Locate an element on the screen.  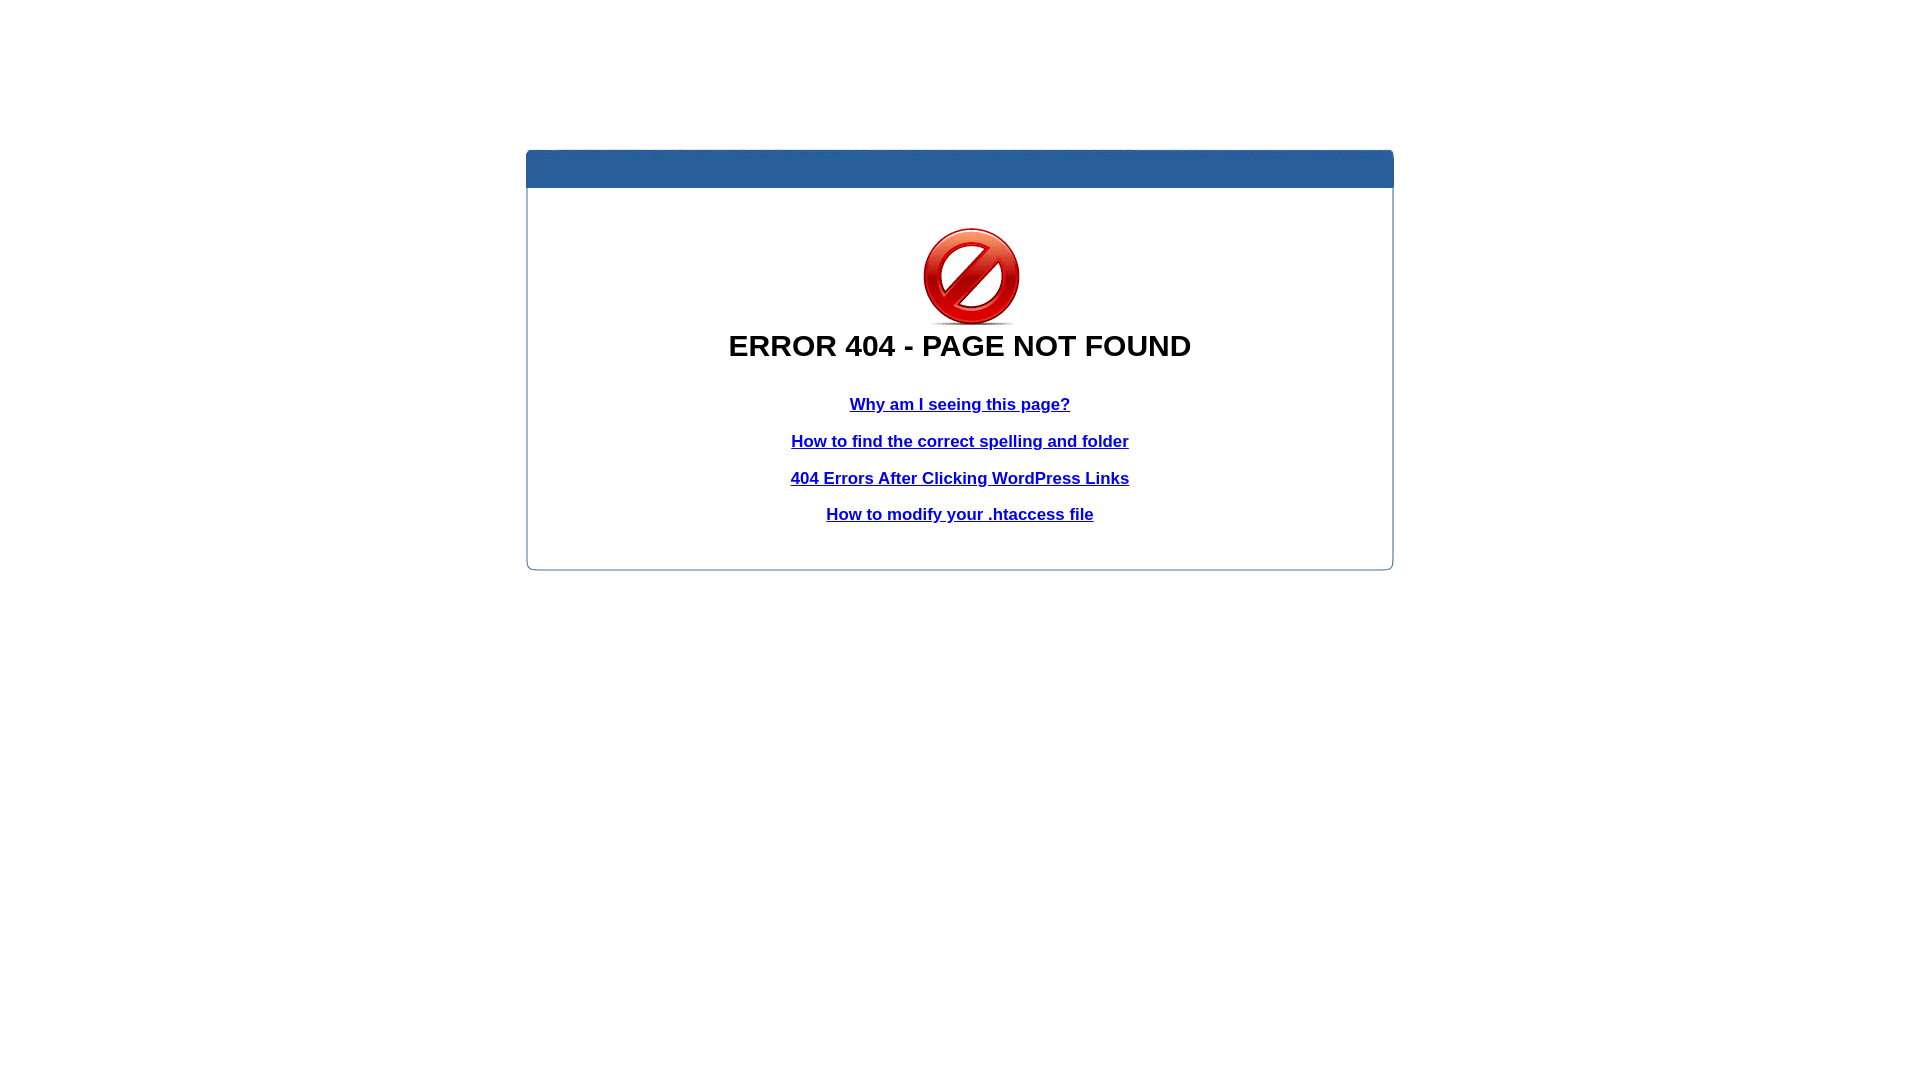
'Why am I seeing this page?' is located at coordinates (960, 404).